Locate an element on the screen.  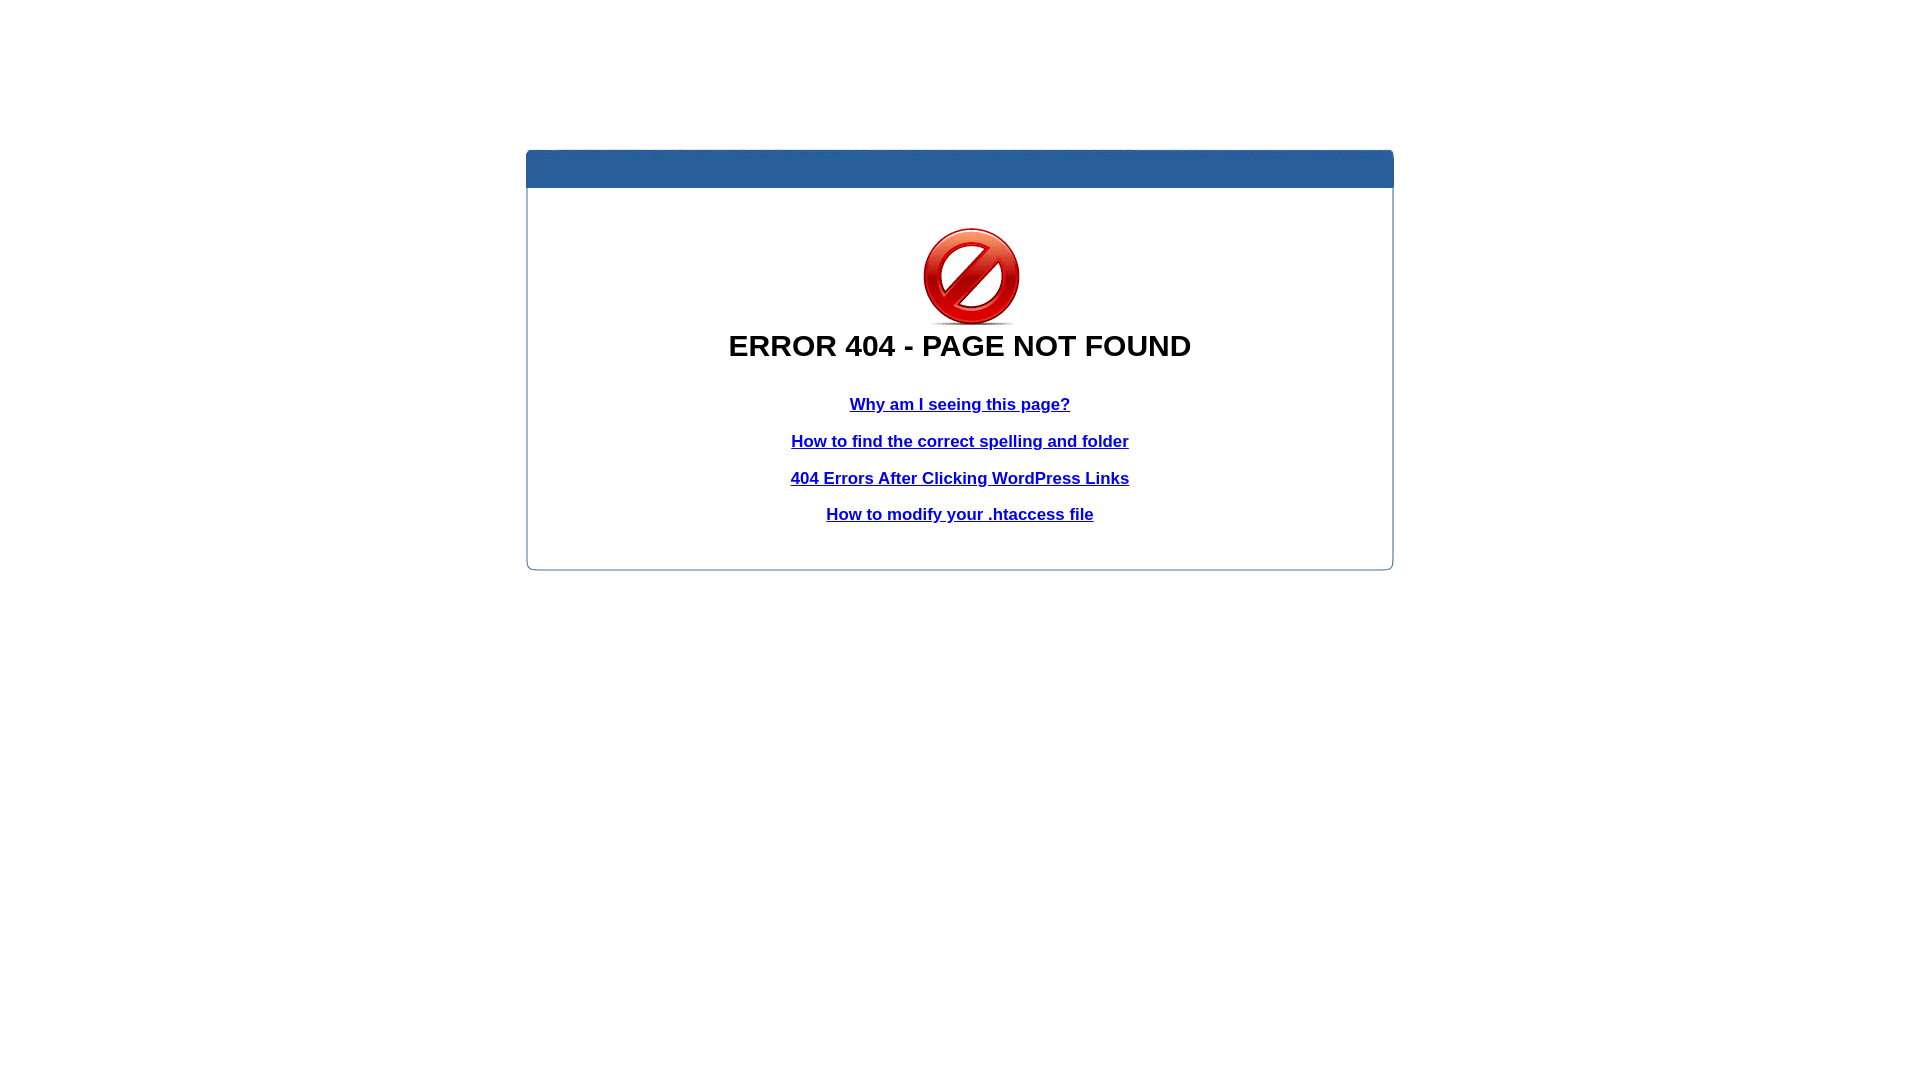
'Why am I seeing this page?' is located at coordinates (960, 404).